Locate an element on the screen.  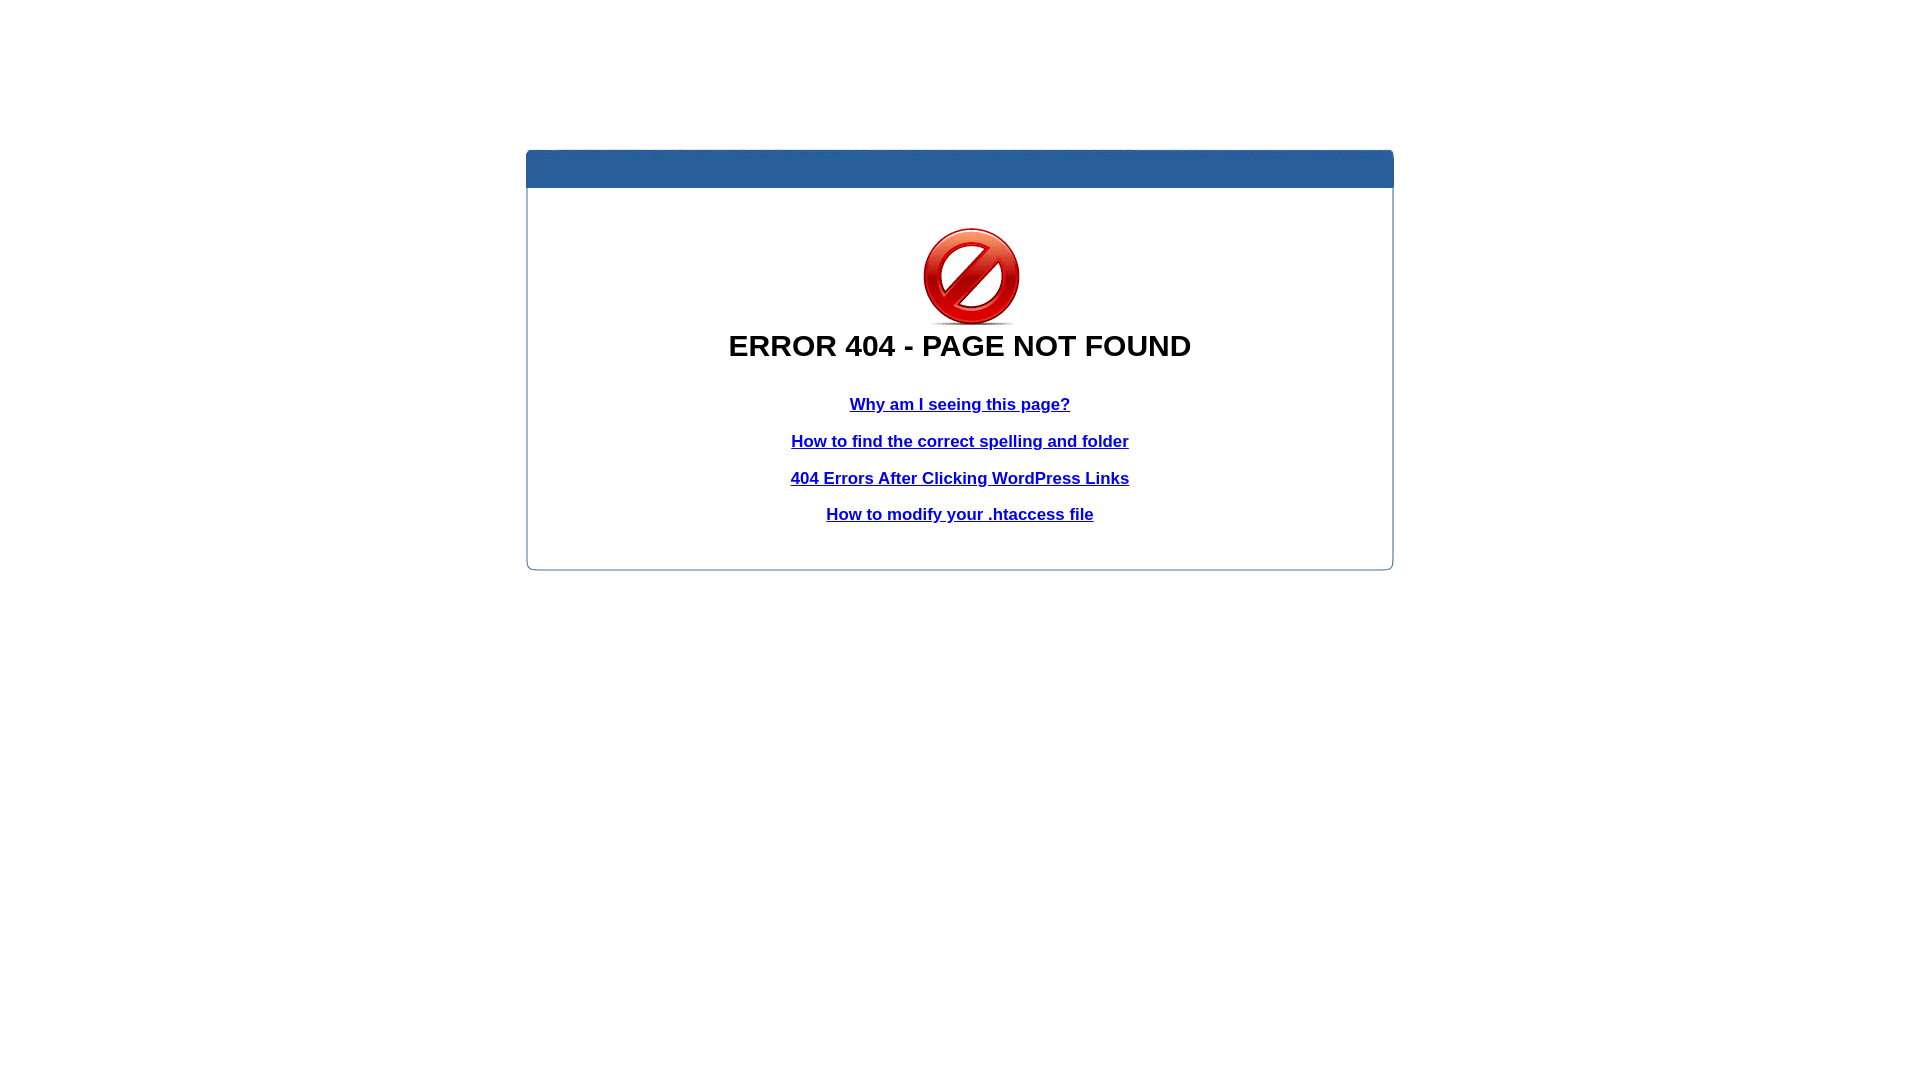
'Why am I seeing this page?' is located at coordinates (960, 404).